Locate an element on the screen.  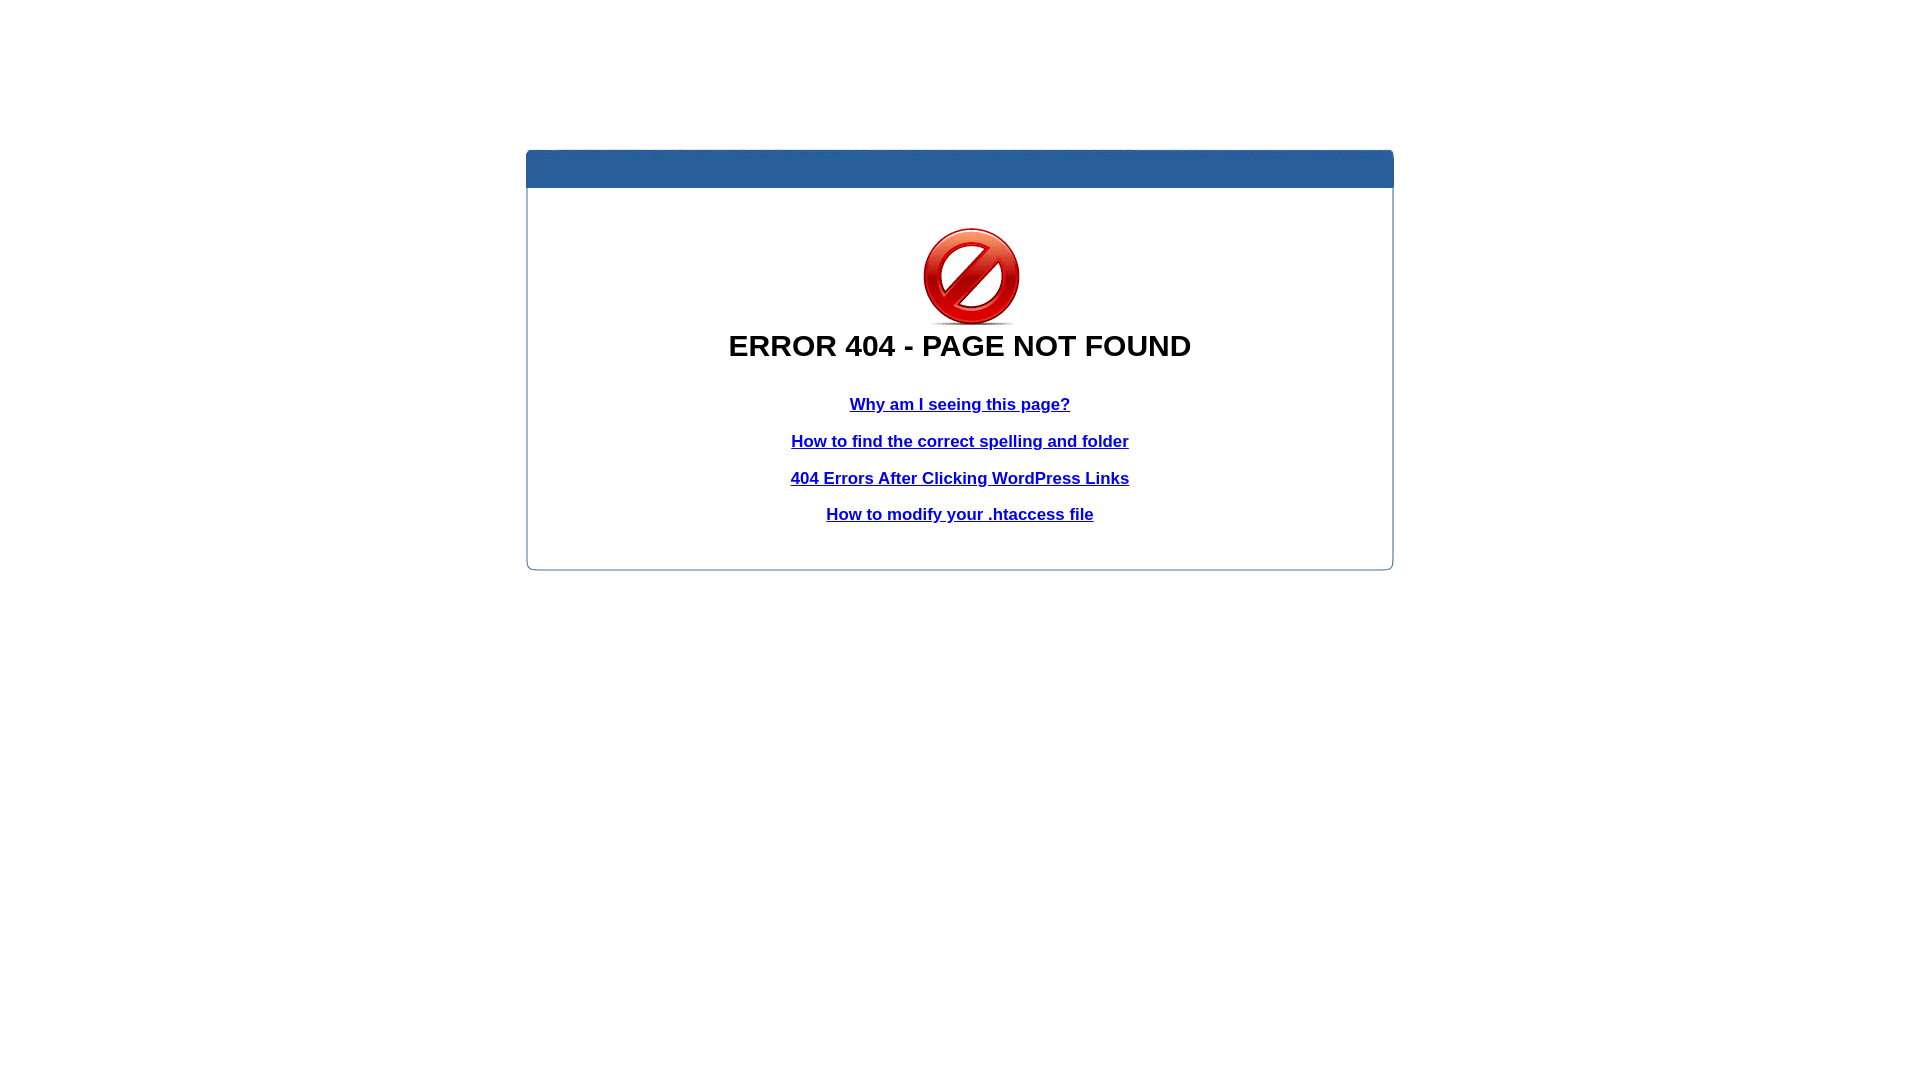
'Why am I seeing this page?' is located at coordinates (960, 404).